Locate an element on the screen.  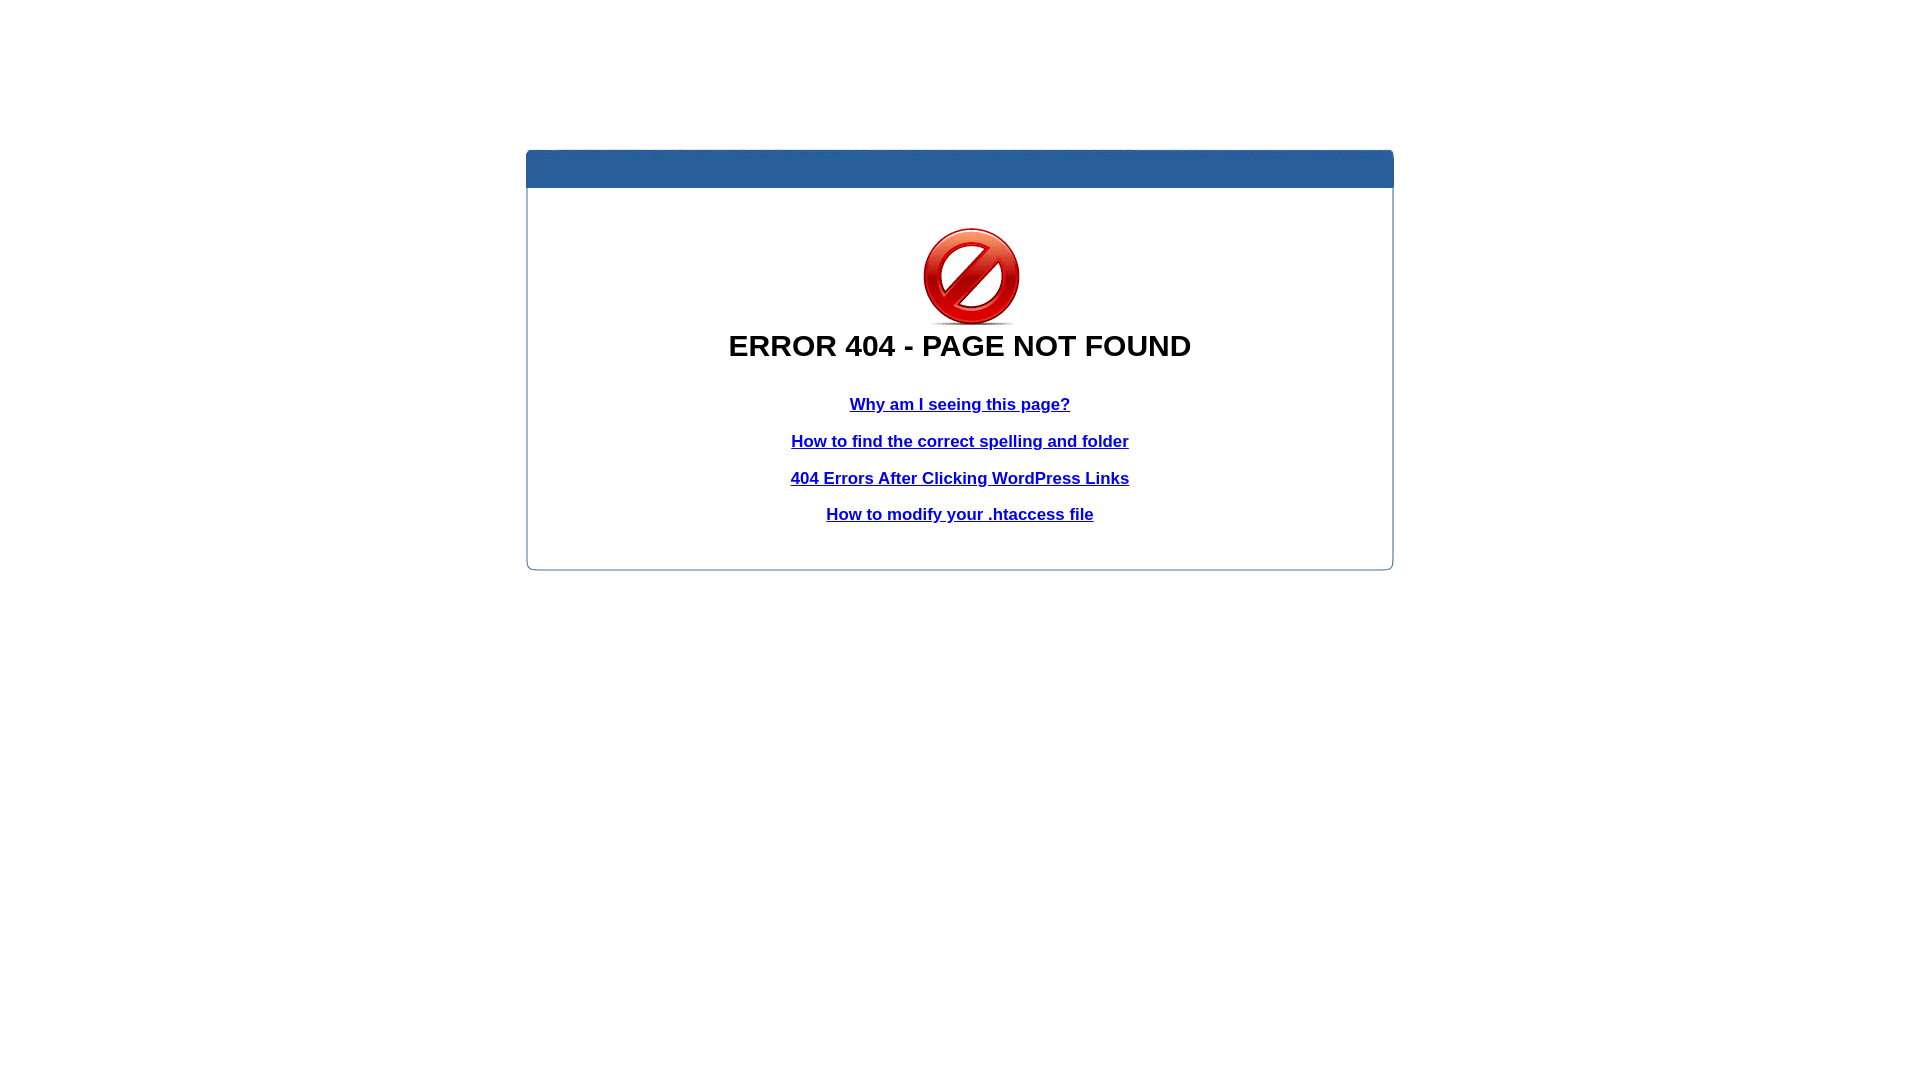
'Why am I seeing this page?' is located at coordinates (960, 404).